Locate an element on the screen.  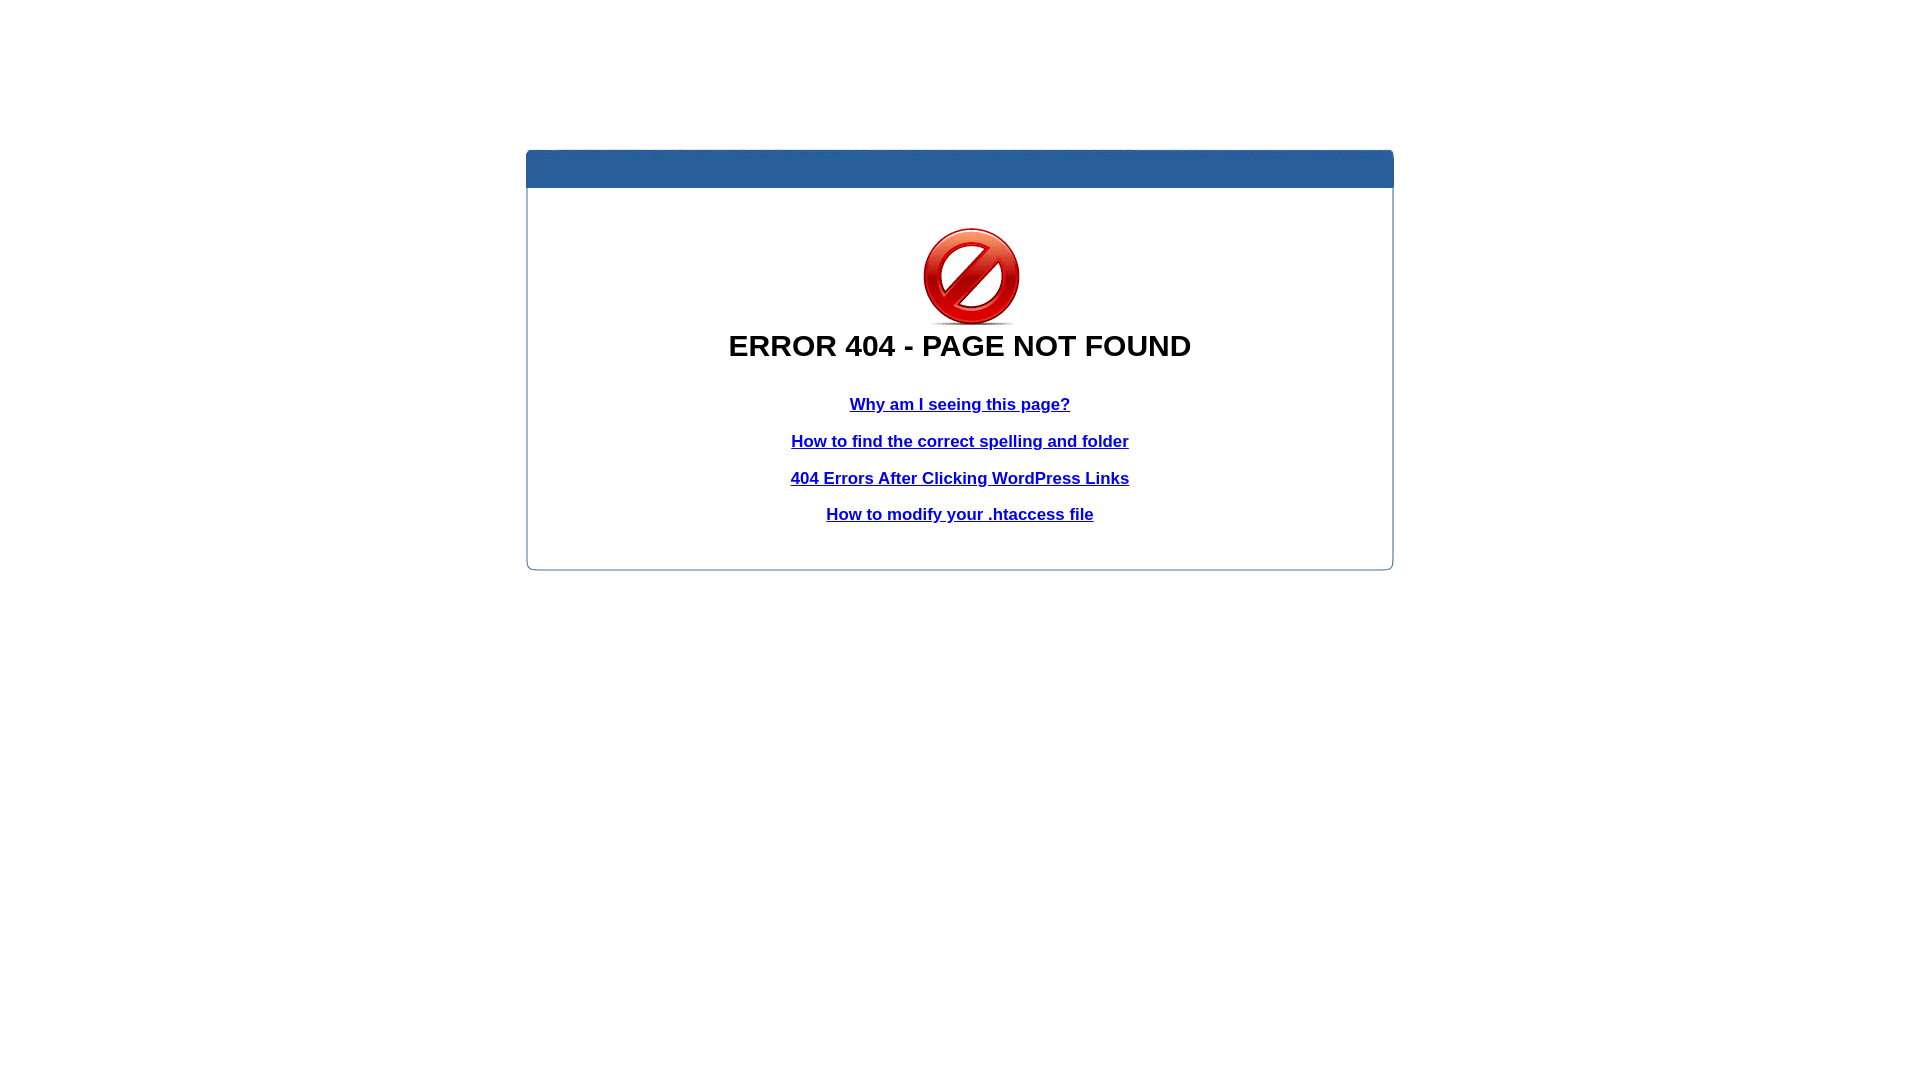
'Why am I seeing this page?' is located at coordinates (960, 404).